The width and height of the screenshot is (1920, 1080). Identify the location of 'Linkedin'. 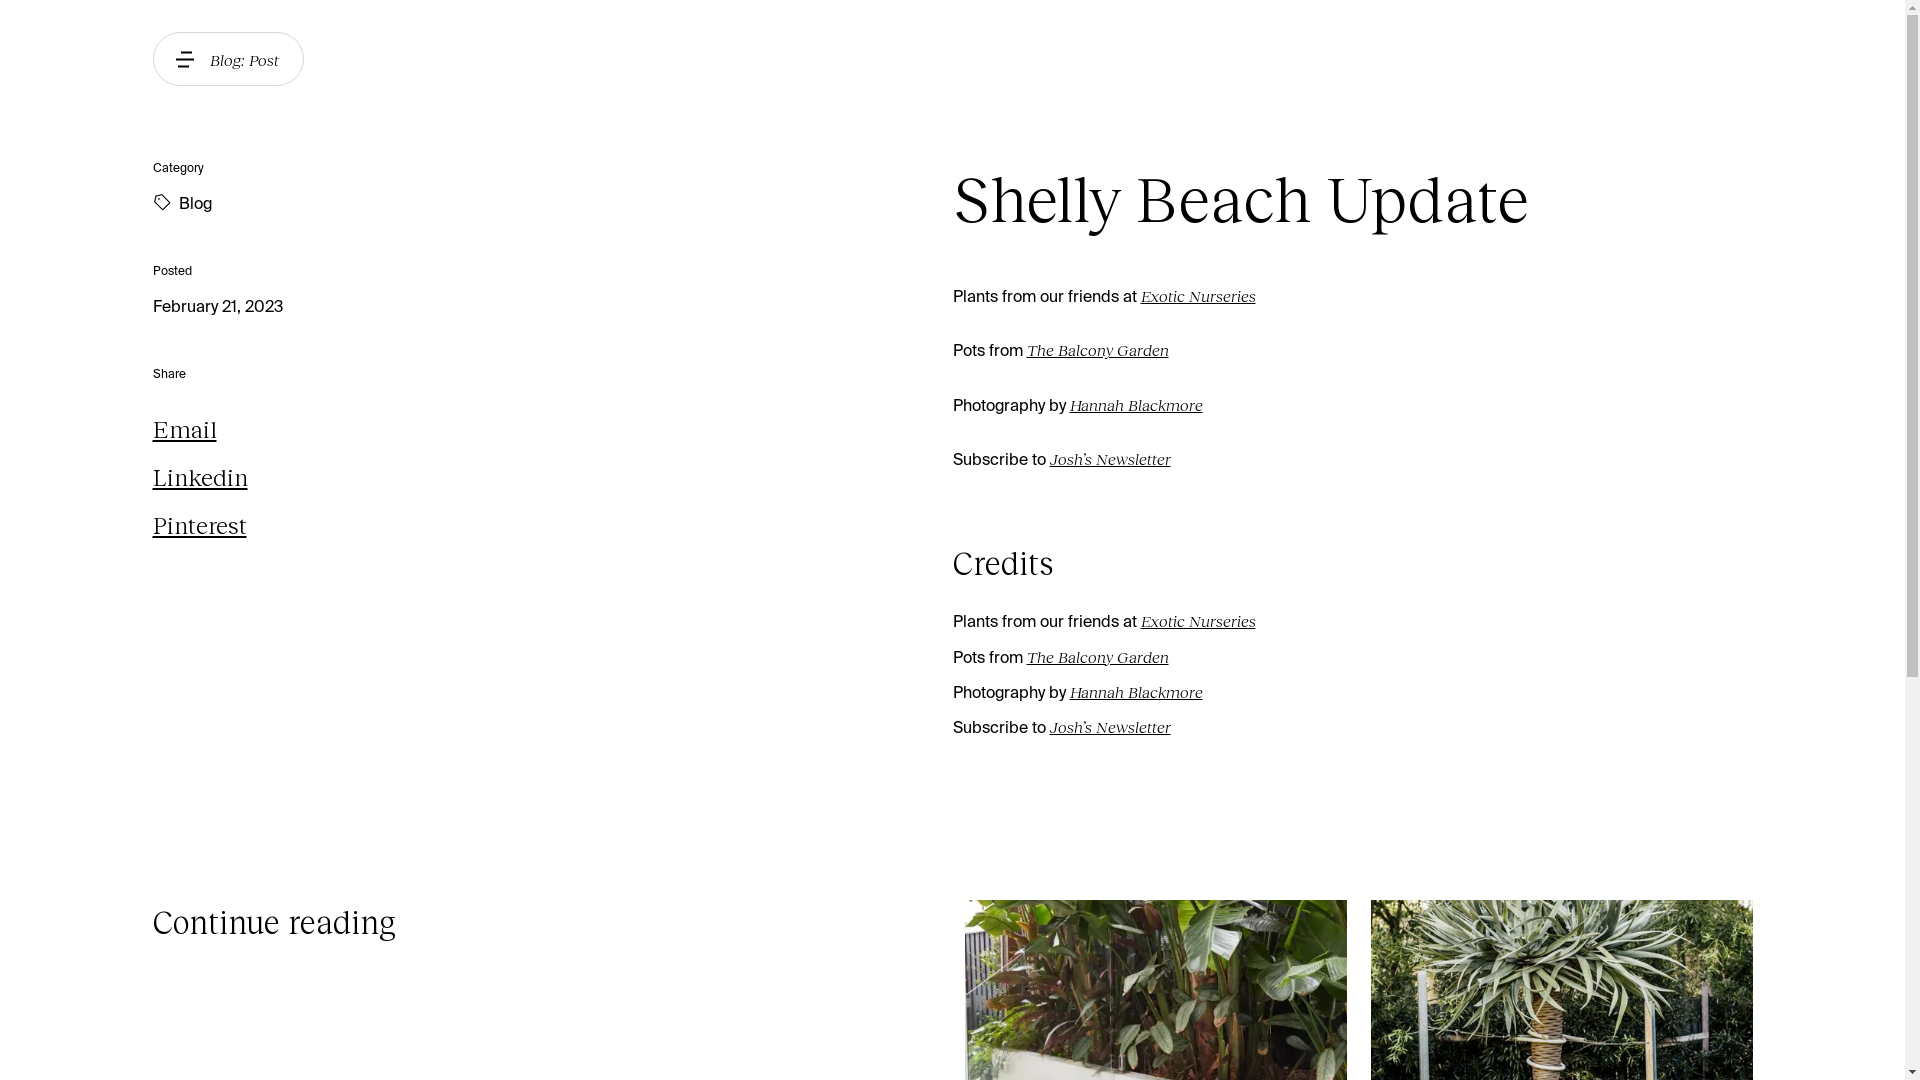
(552, 477).